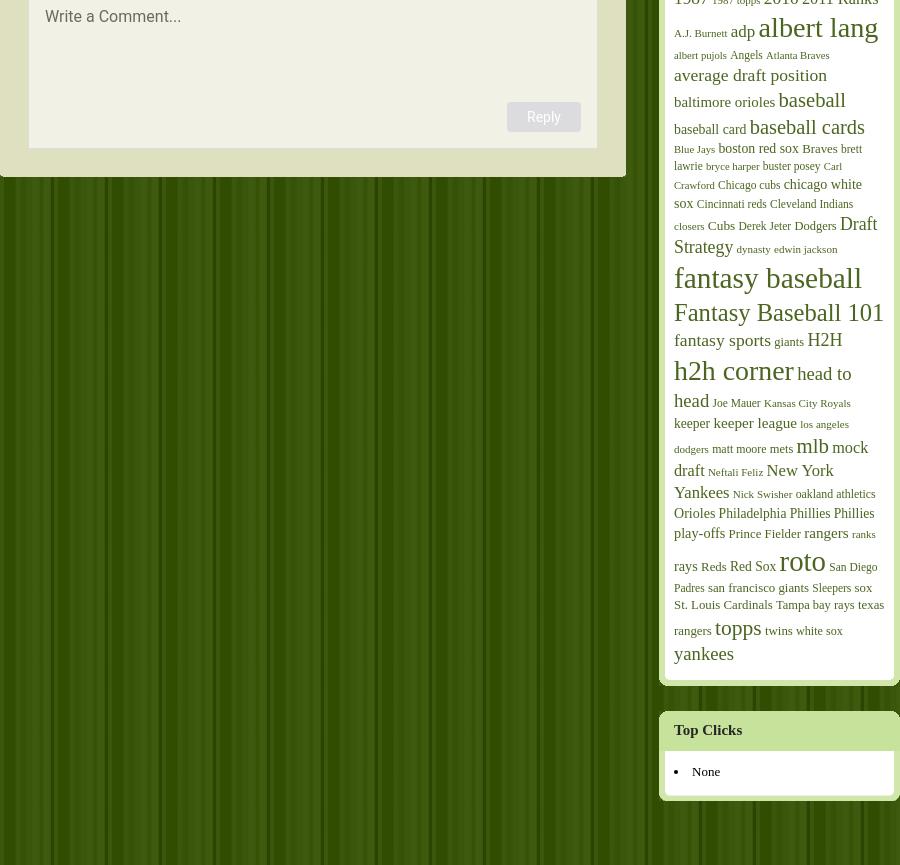  I want to click on 'Fantasy Baseball 101', so click(674, 312).